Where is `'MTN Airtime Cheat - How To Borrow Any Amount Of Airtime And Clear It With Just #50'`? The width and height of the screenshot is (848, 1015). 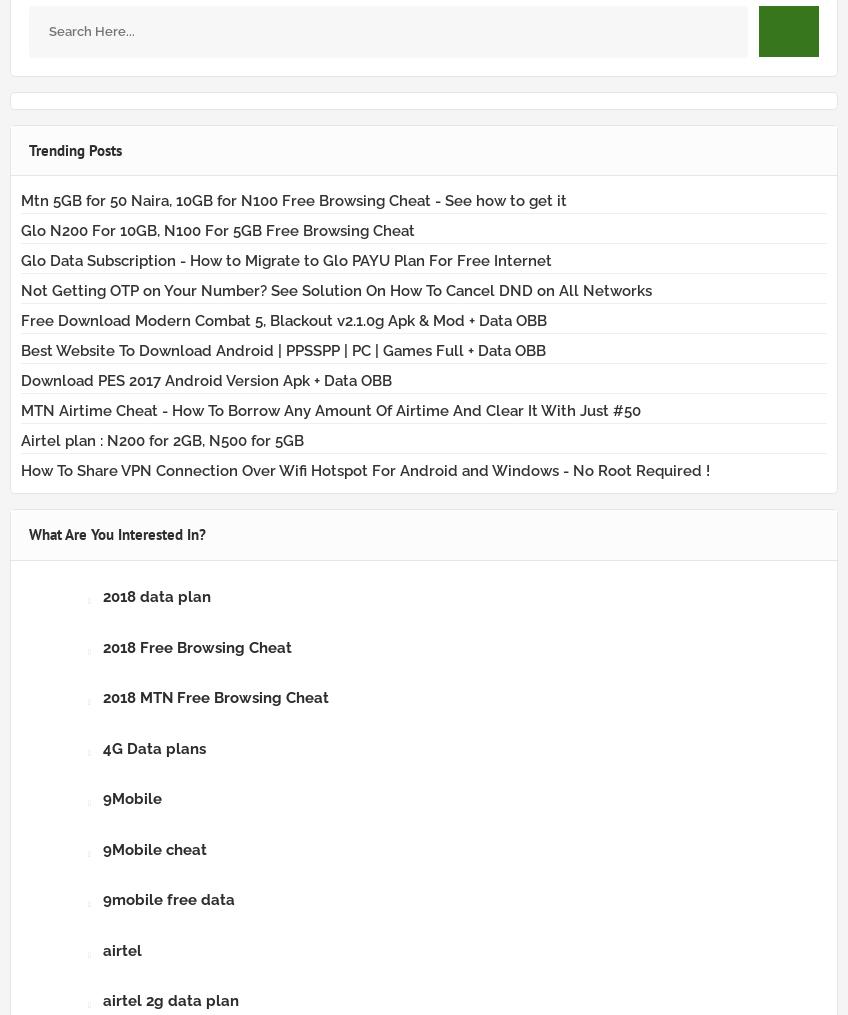 'MTN Airtime Cheat - How To Borrow Any Amount Of Airtime And Clear It With Just #50' is located at coordinates (20, 410).